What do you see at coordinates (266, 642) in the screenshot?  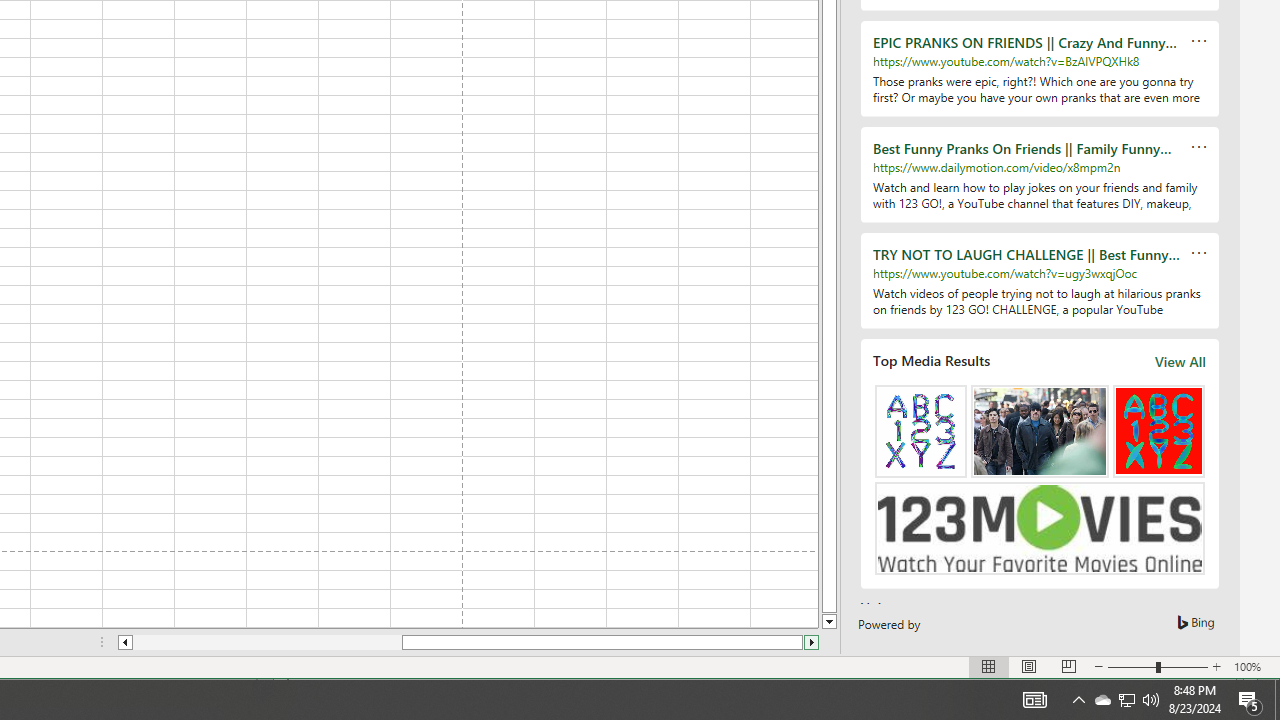 I see `'Page left'` at bounding box center [266, 642].